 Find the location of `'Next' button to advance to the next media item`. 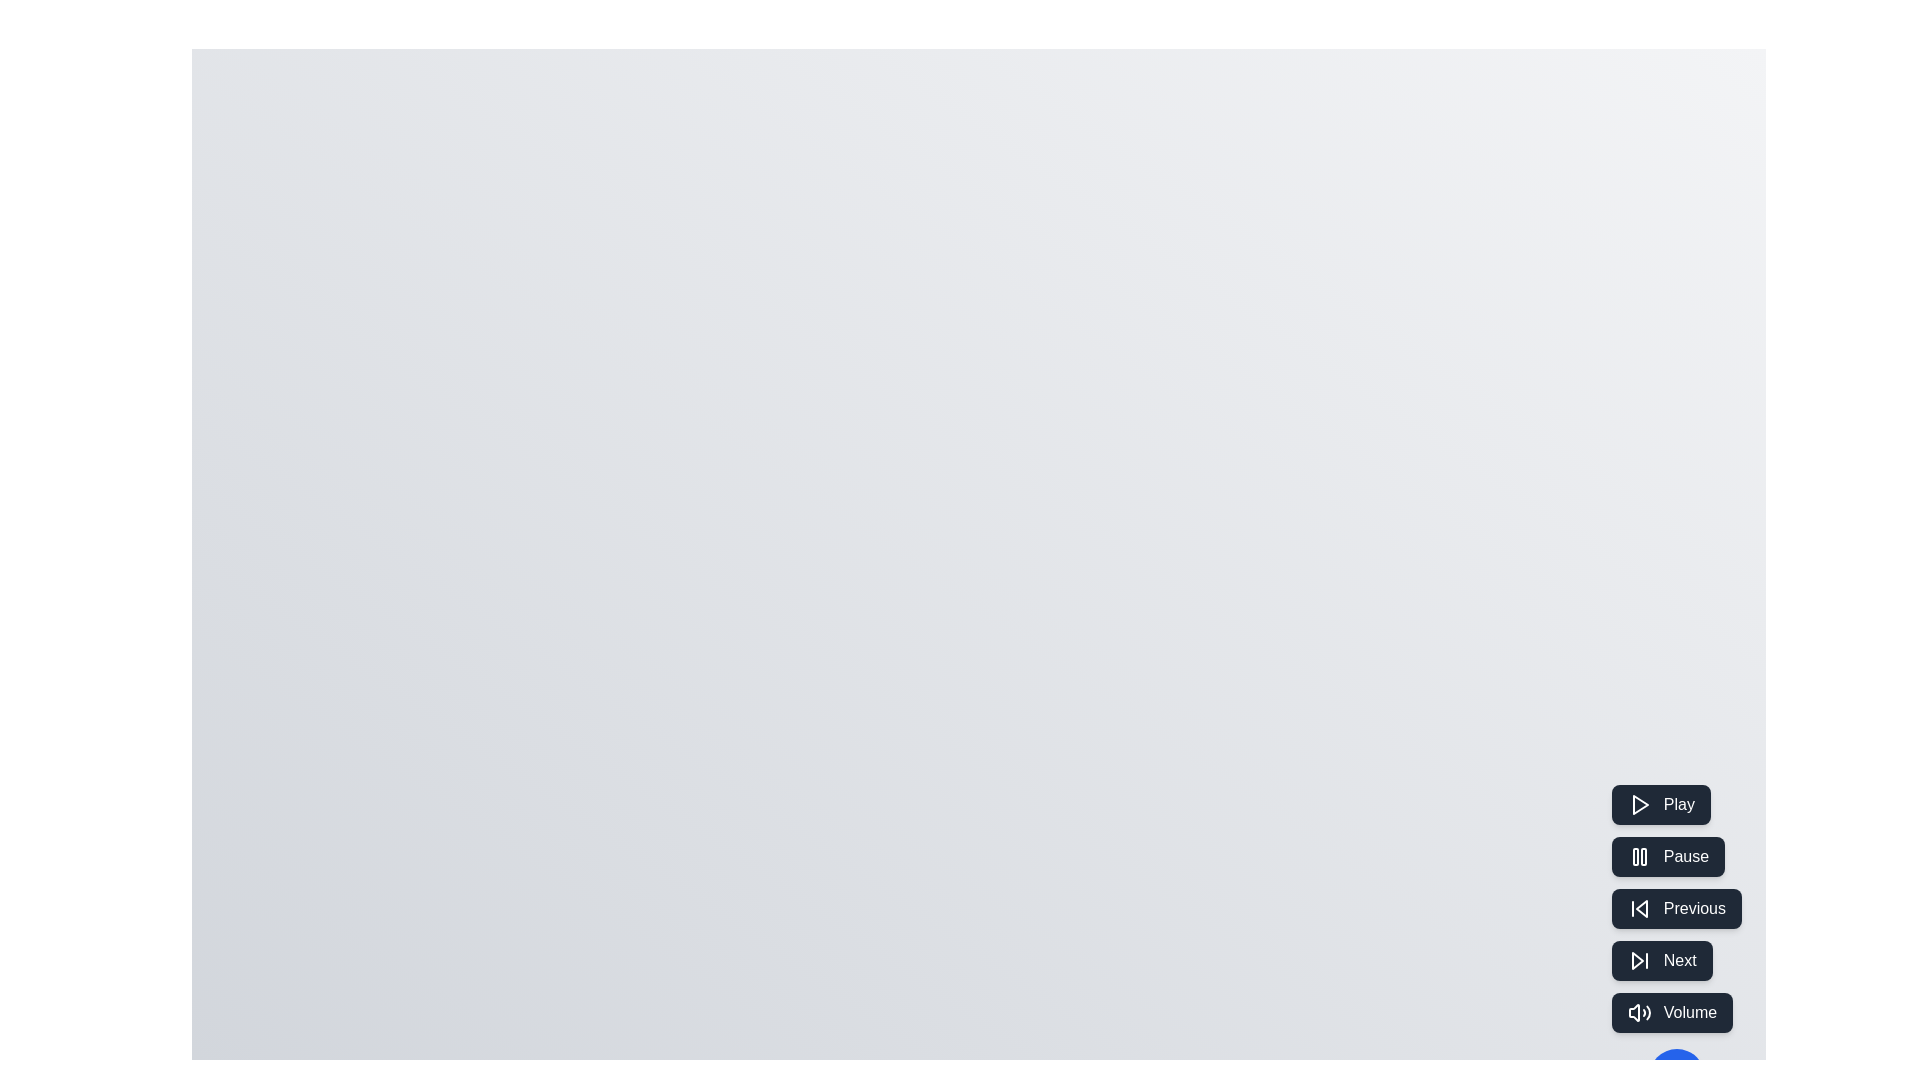

'Next' button to advance to the next media item is located at coordinates (1661, 959).